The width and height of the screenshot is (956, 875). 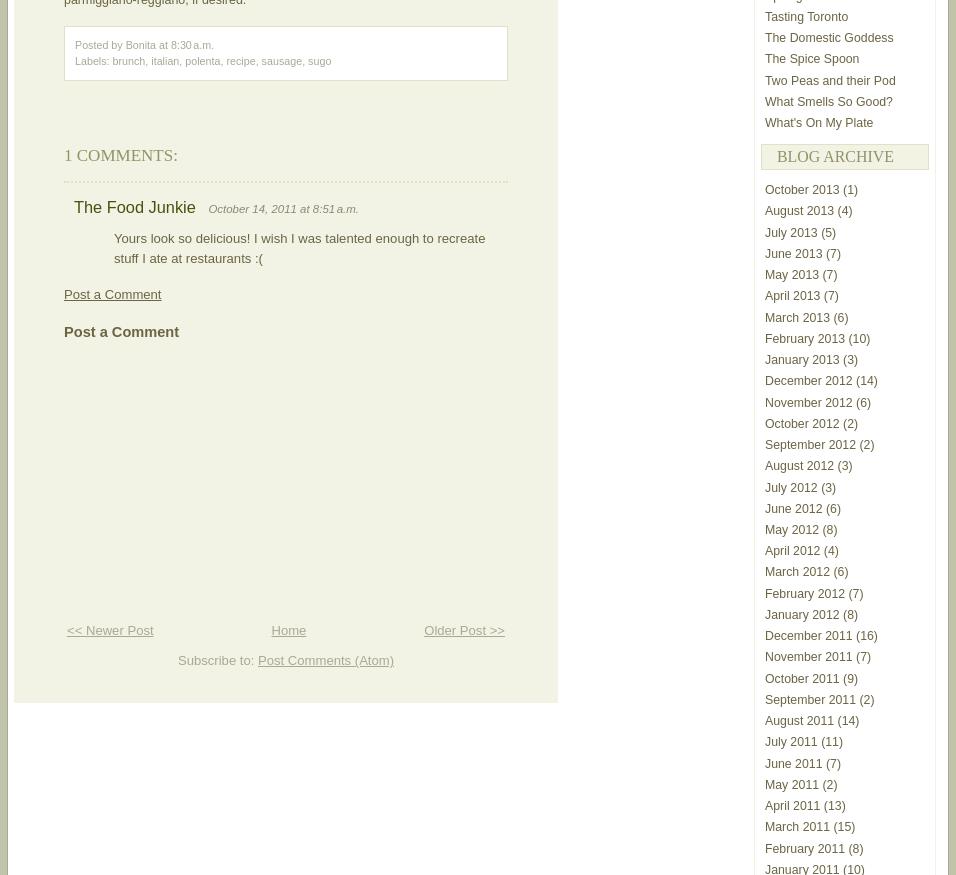 What do you see at coordinates (807, 379) in the screenshot?
I see `'December 2012'` at bounding box center [807, 379].